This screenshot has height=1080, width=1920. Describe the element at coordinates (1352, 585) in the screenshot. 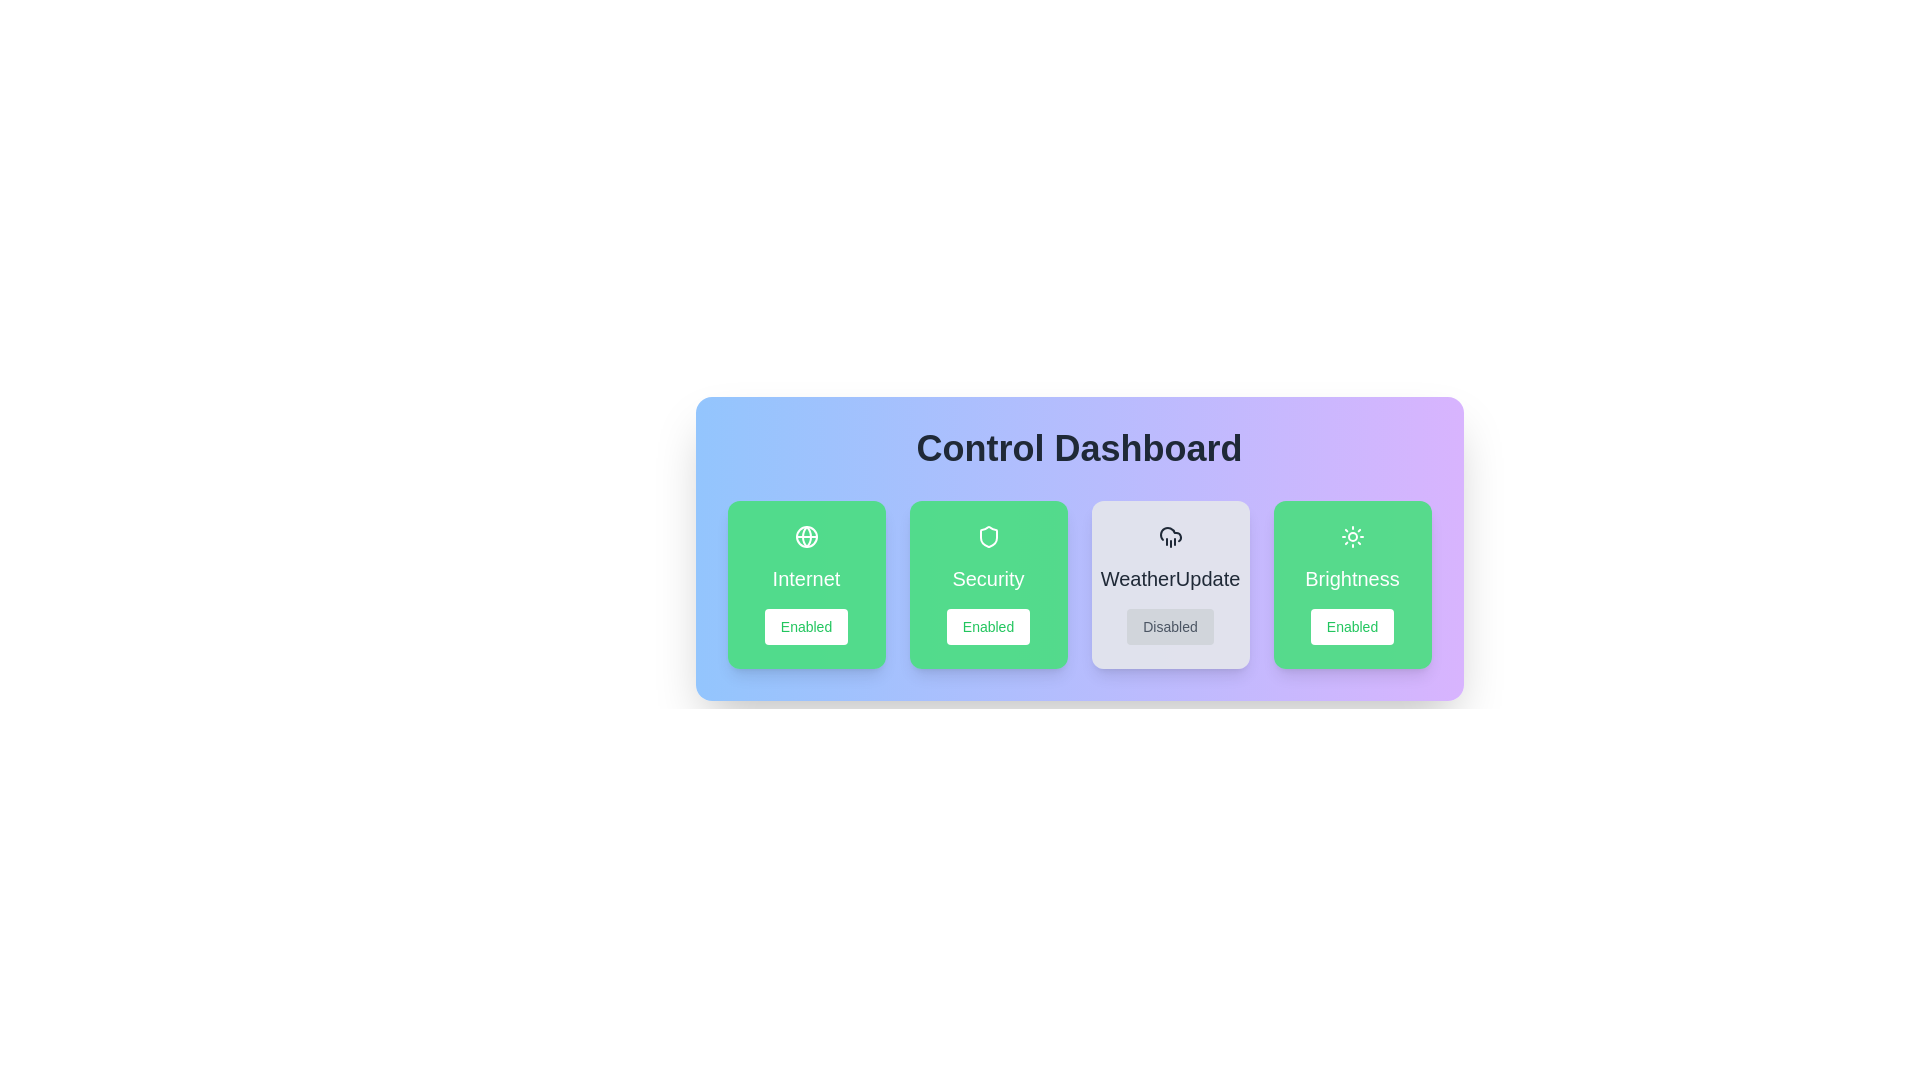

I see `the card representing Brightness` at that location.